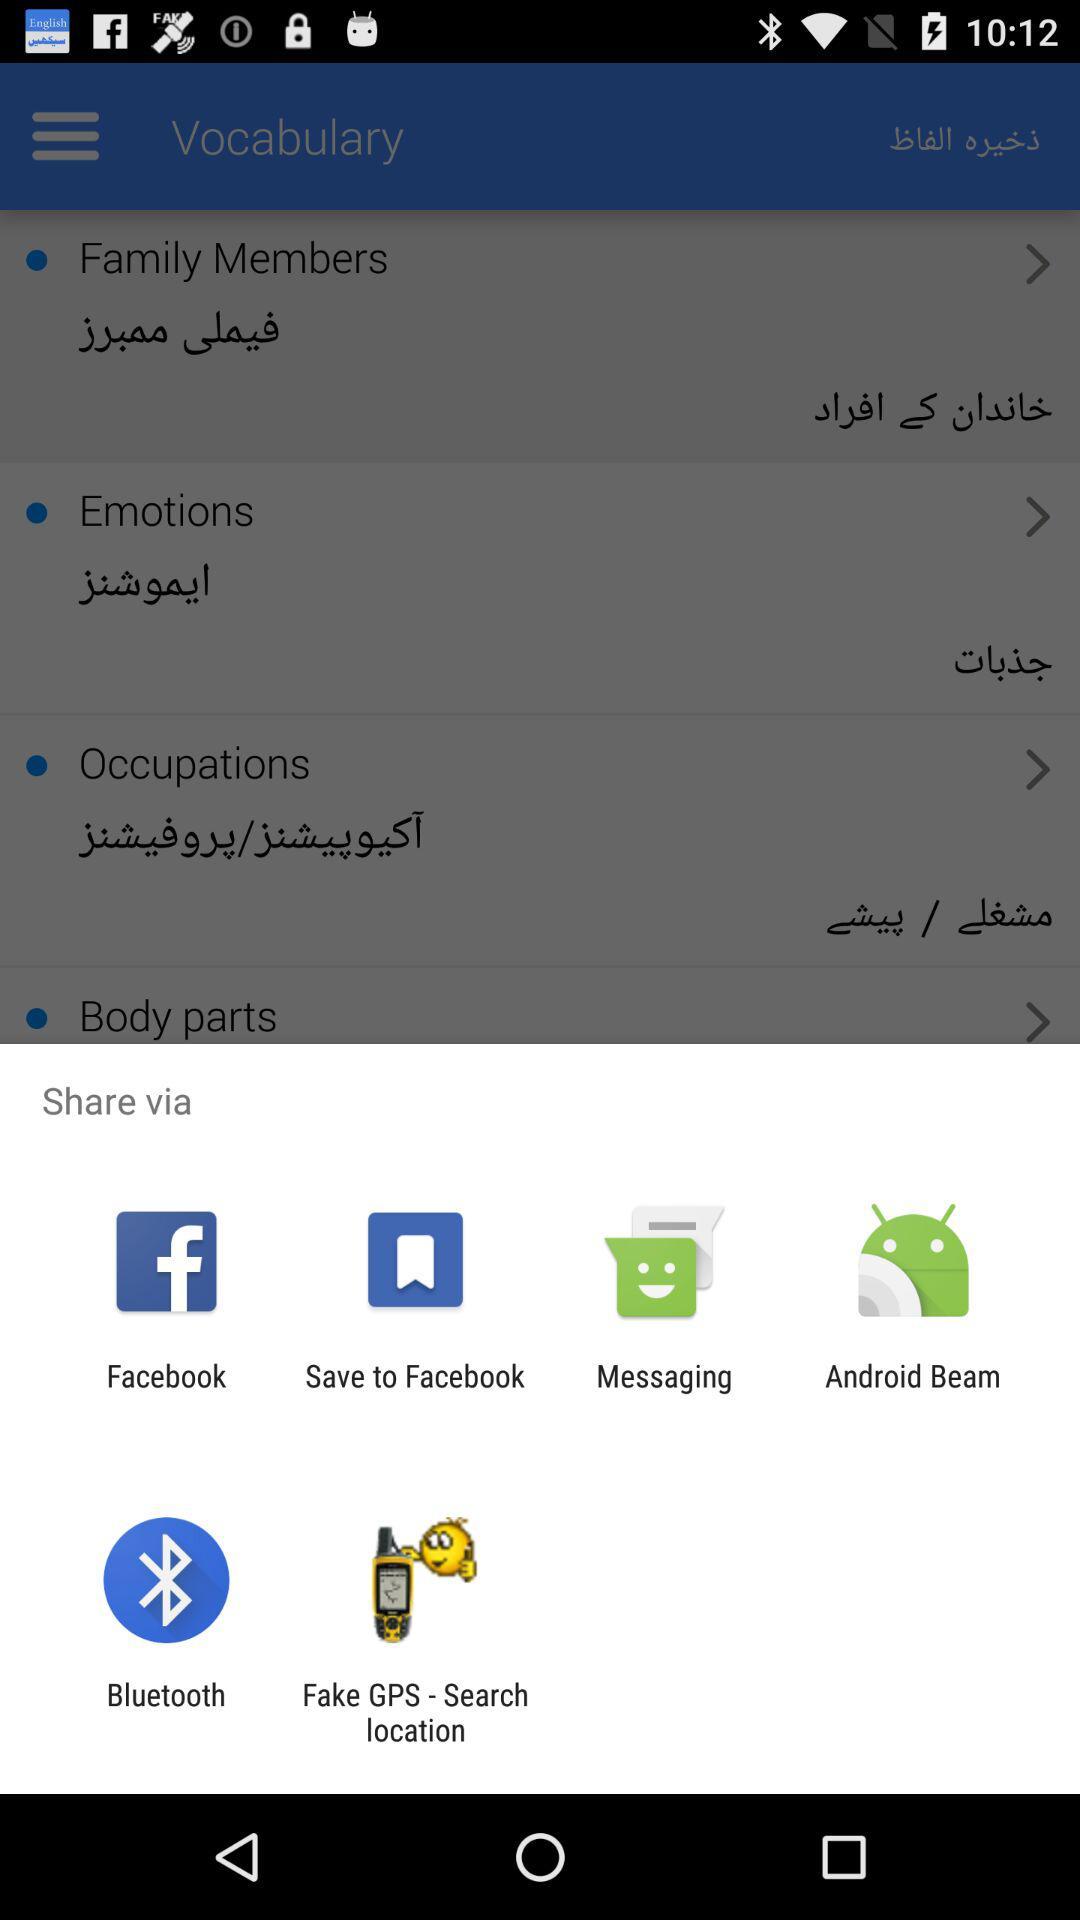 The image size is (1080, 1920). What do you see at coordinates (664, 1392) in the screenshot?
I see `the app to the left of the android beam item` at bounding box center [664, 1392].